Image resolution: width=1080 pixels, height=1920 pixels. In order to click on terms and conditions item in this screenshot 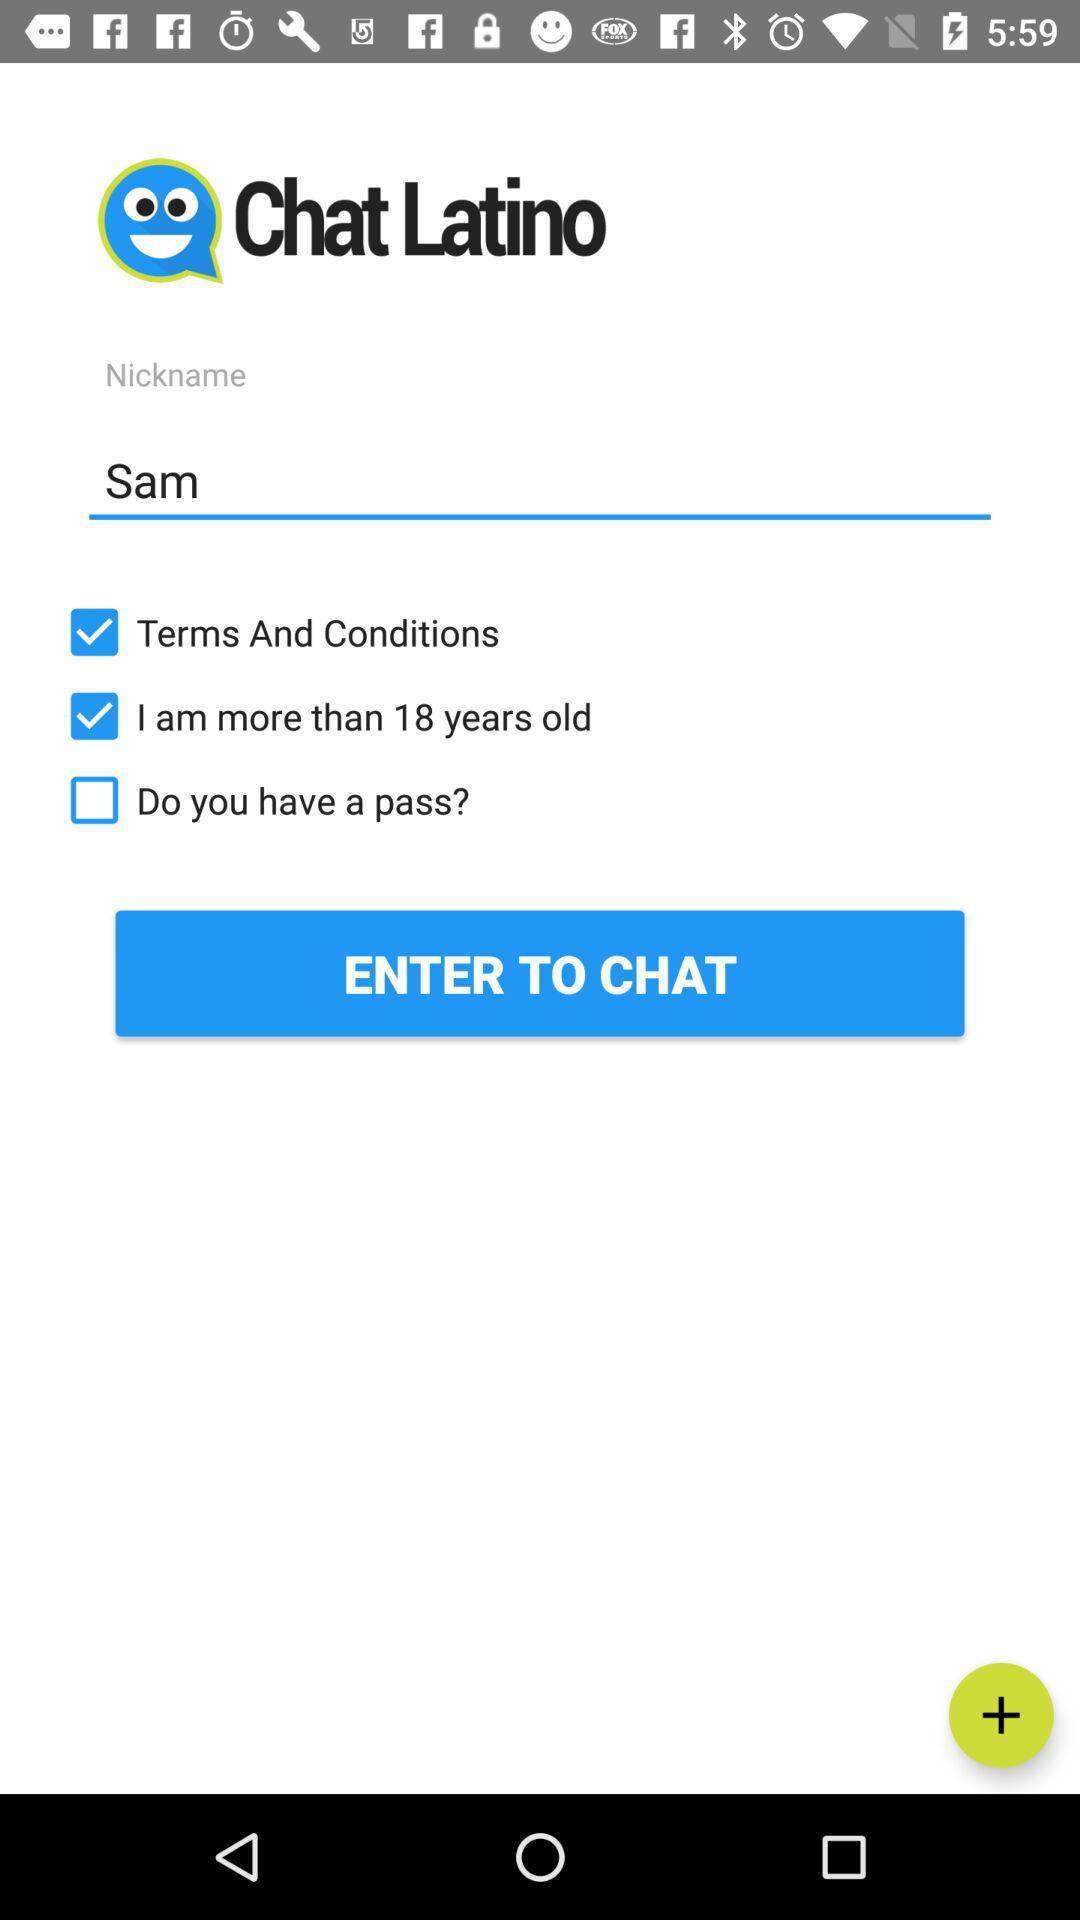, I will do `click(540, 631)`.